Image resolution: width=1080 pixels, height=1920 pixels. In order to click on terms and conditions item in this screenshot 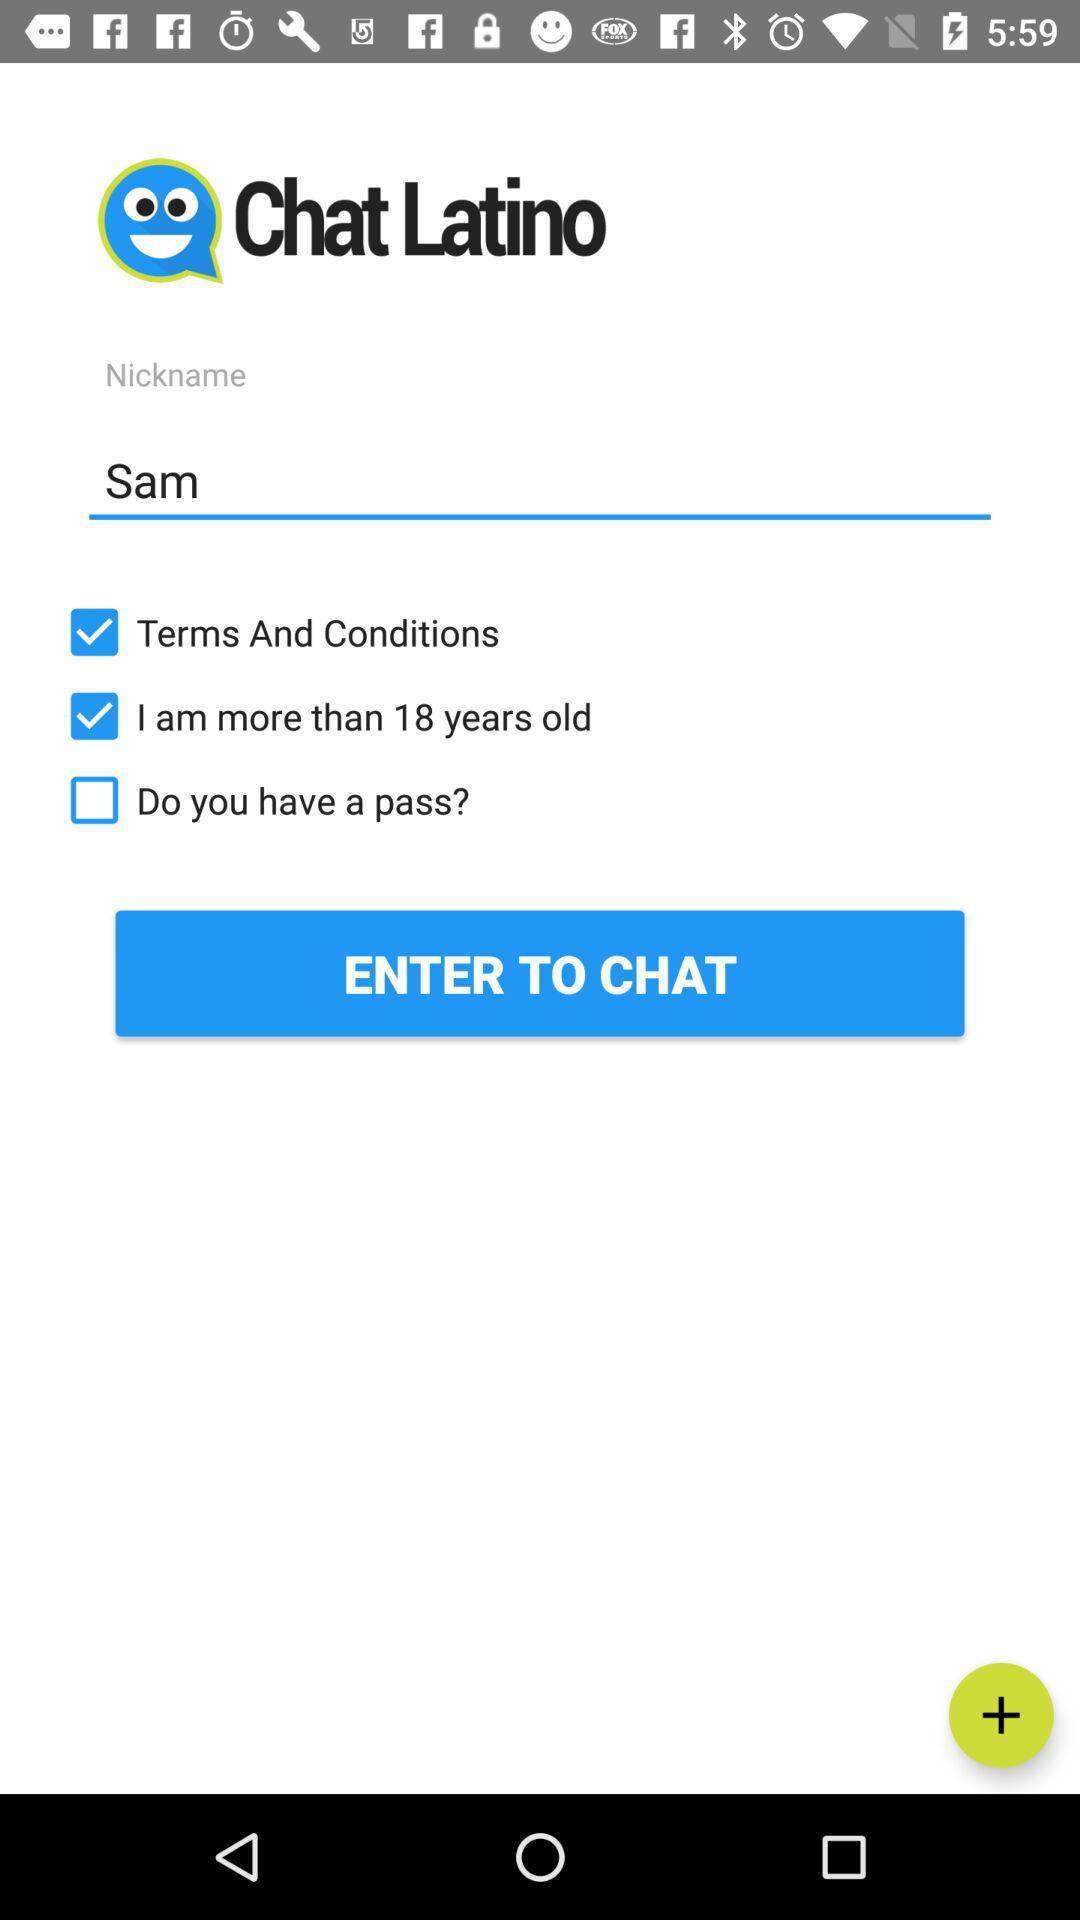, I will do `click(540, 631)`.